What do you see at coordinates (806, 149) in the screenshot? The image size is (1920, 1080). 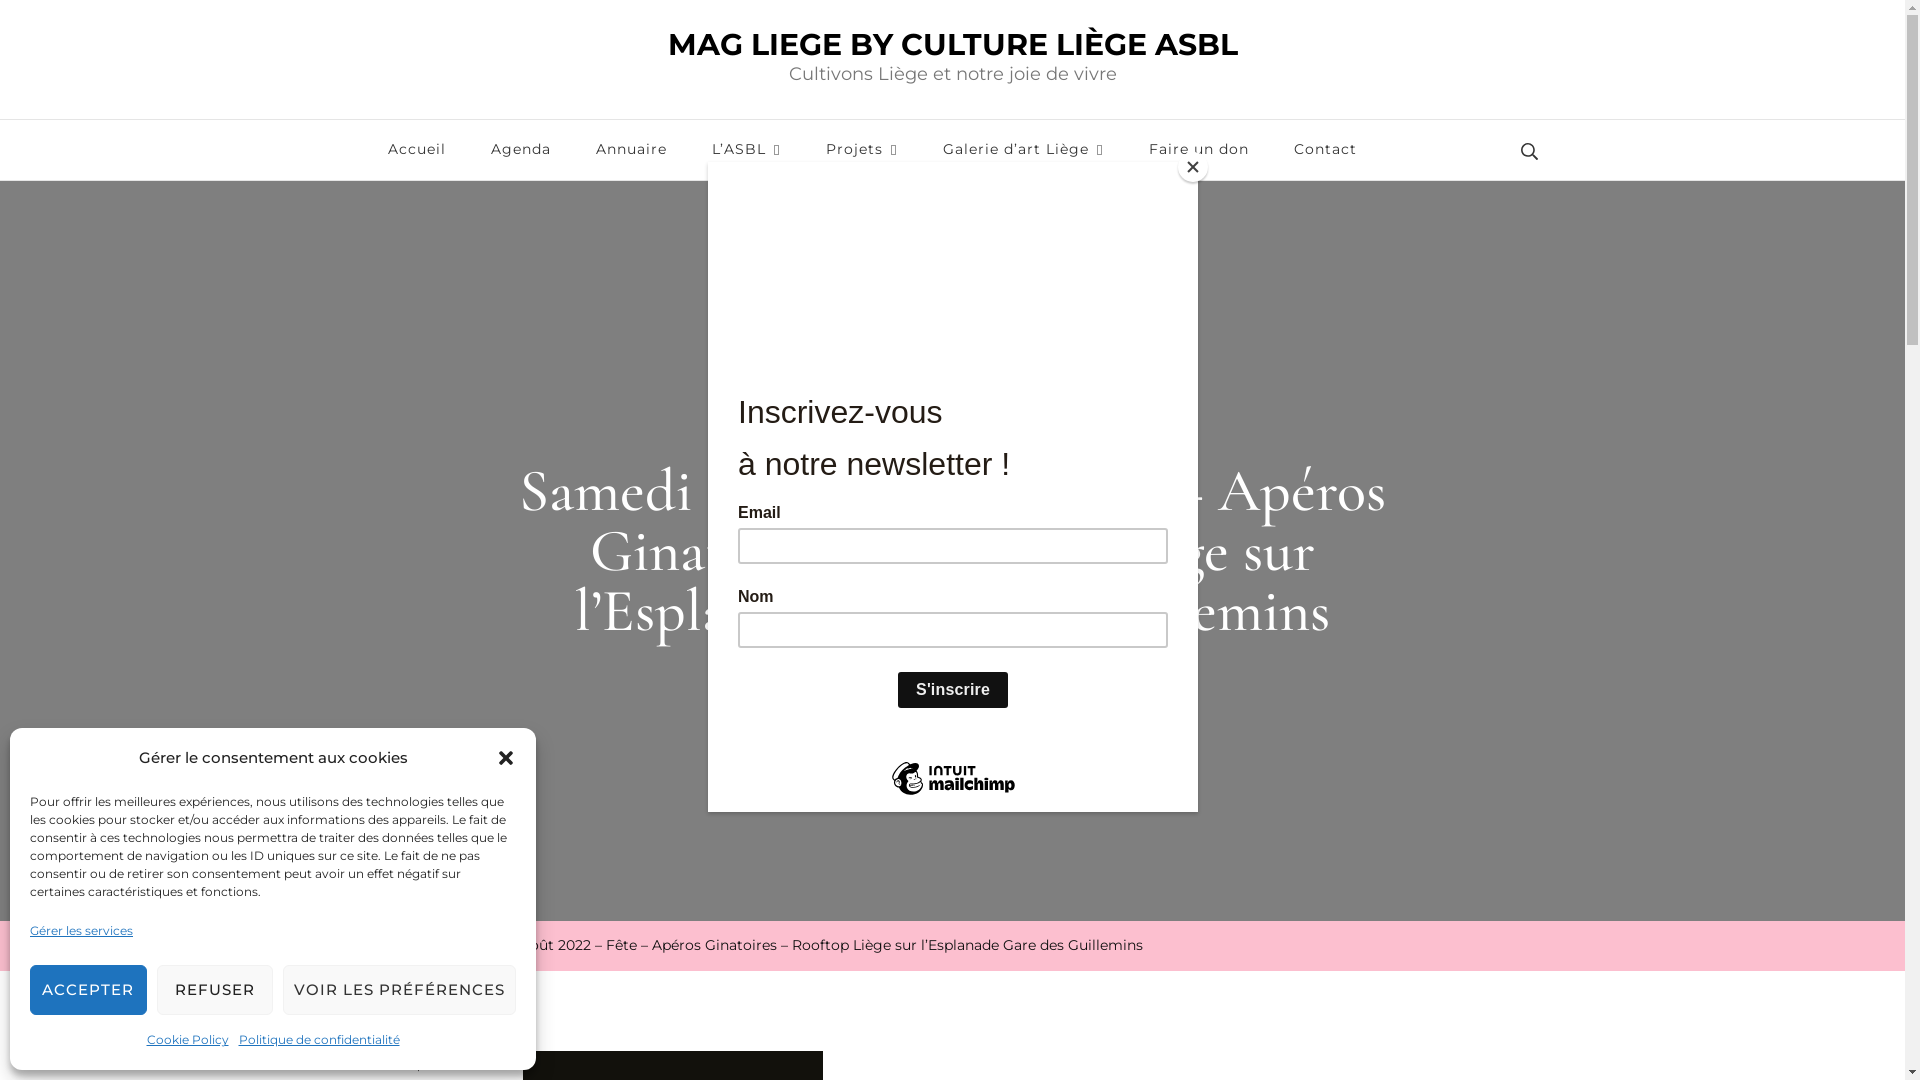 I see `'Projets'` at bounding box center [806, 149].